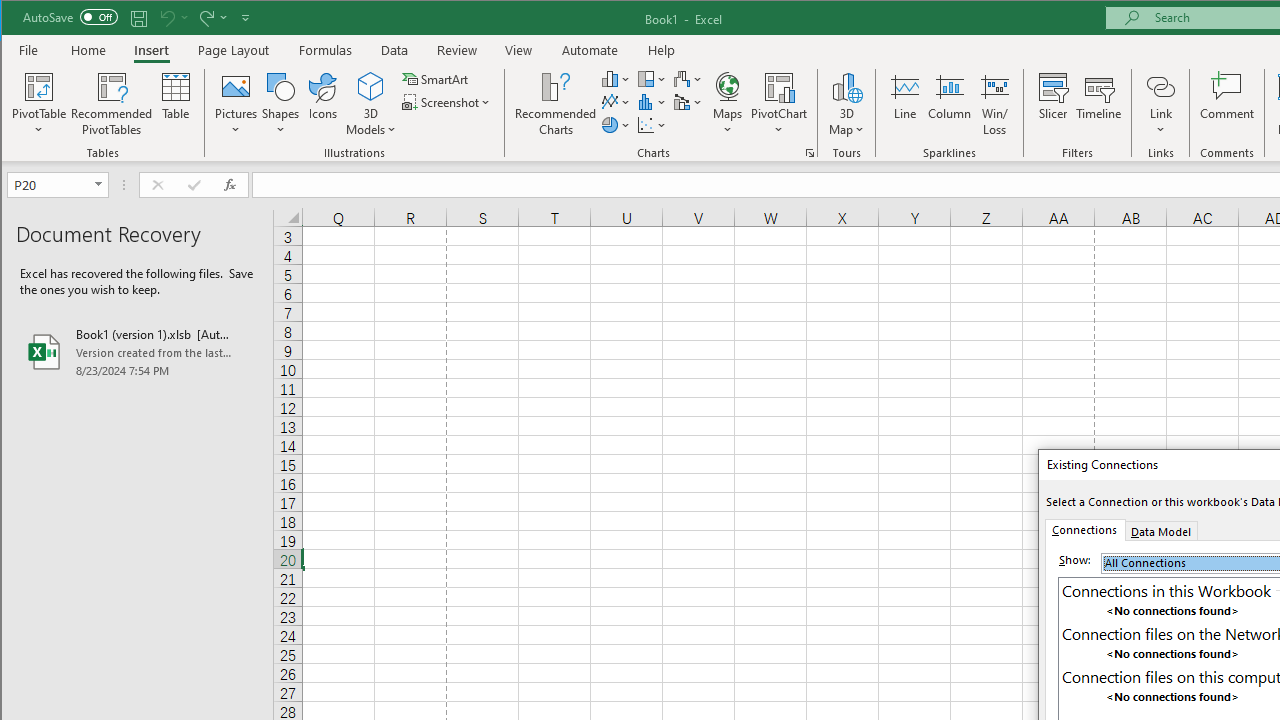 The height and width of the screenshot is (720, 1280). Describe the element at coordinates (903, 104) in the screenshot. I see `'Line'` at that location.